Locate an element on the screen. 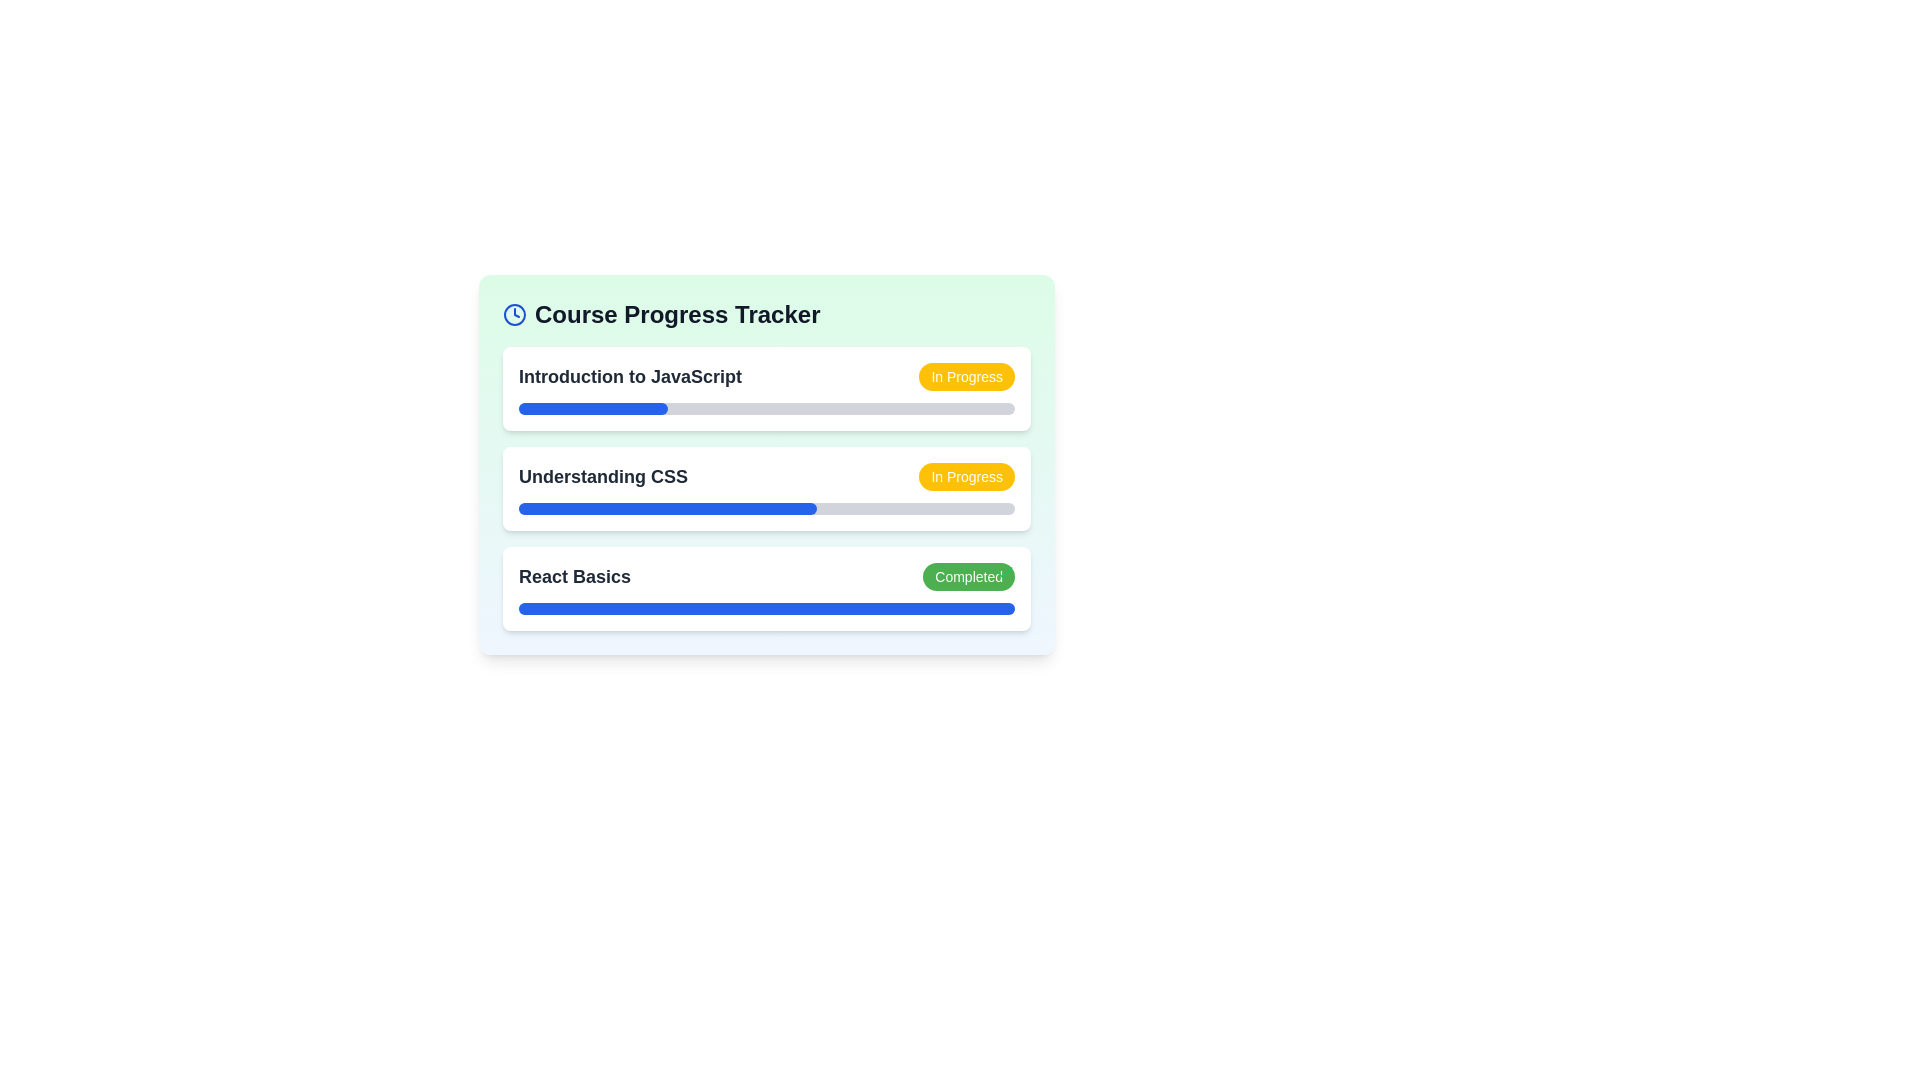 This screenshot has height=1080, width=1920. the second List Item Component titled 'Understanding CSS' in the Course Progress Tracker for more details is located at coordinates (766, 489).